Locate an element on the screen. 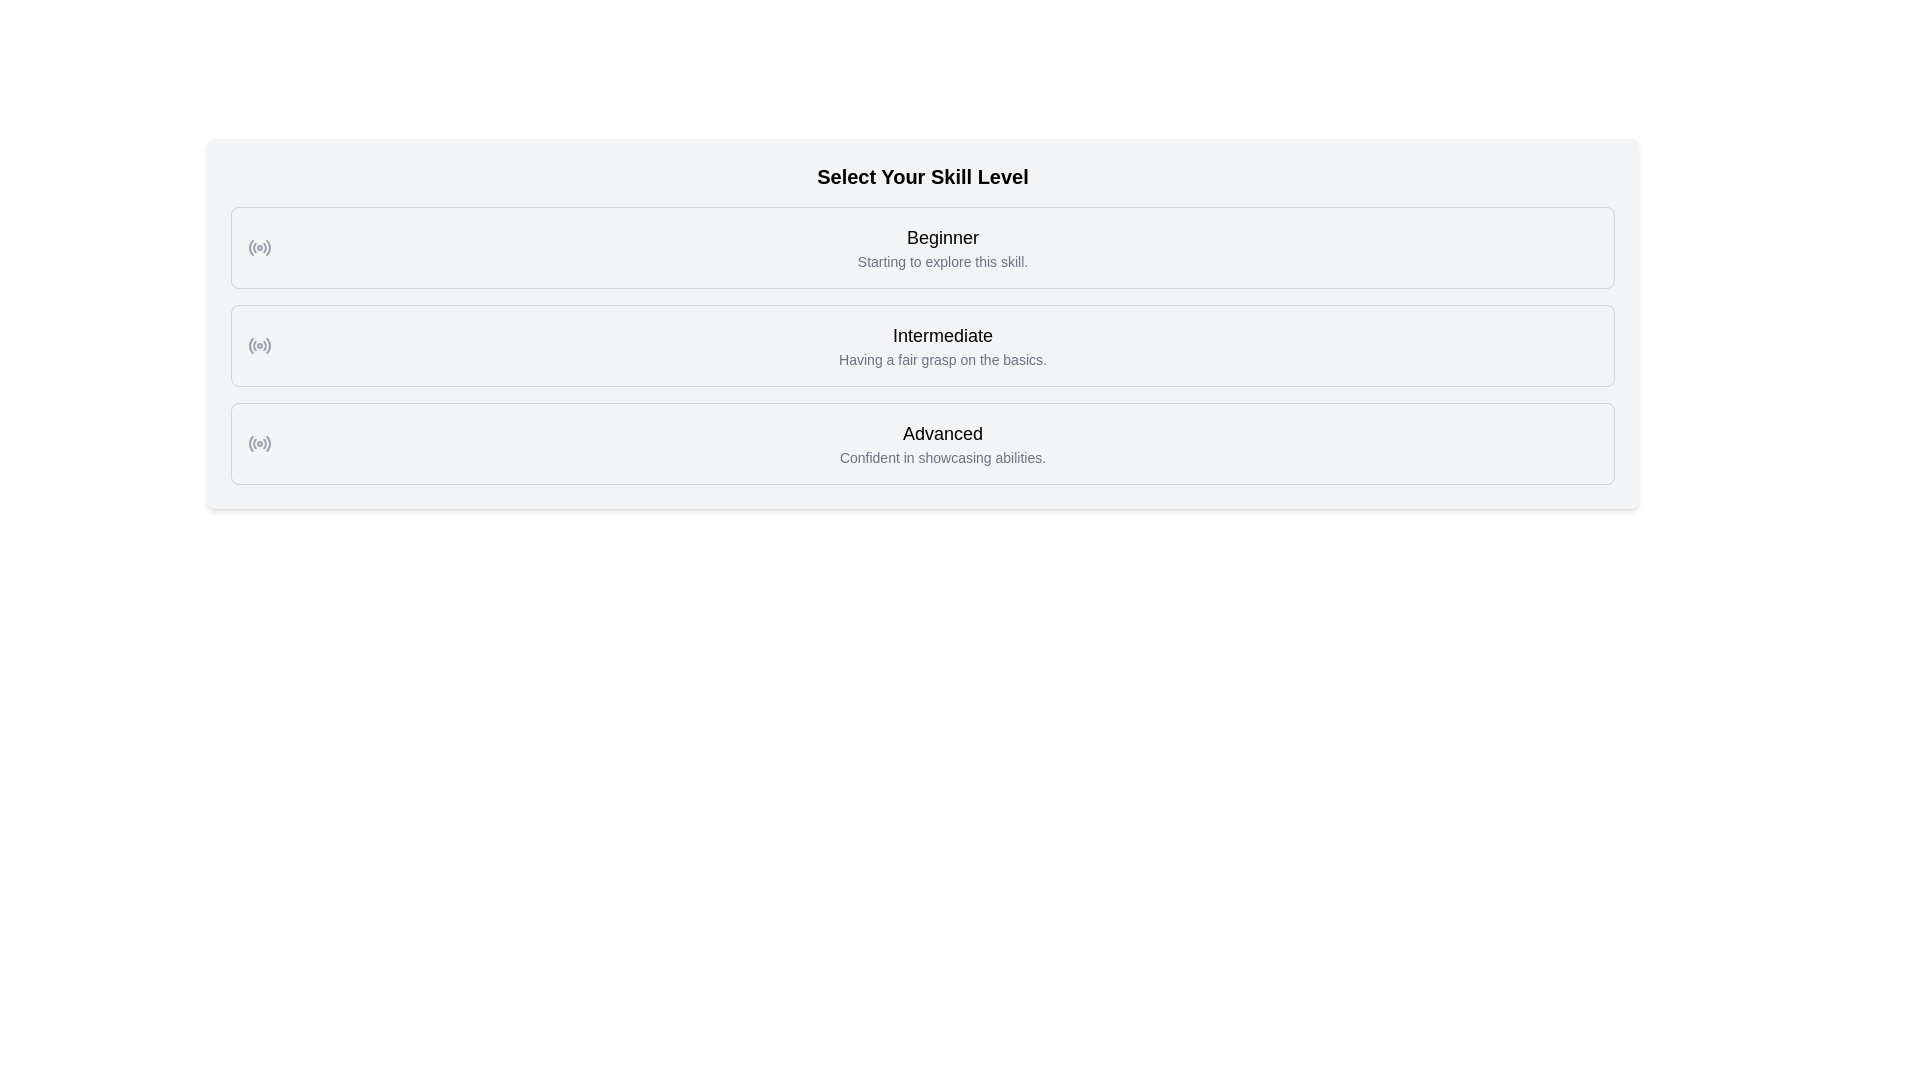  the 'Beginner' level text label, which is located under the 'Select Your Skill Level' heading and above the 'Intermediate' and 'Advanced' options is located at coordinates (941, 237).